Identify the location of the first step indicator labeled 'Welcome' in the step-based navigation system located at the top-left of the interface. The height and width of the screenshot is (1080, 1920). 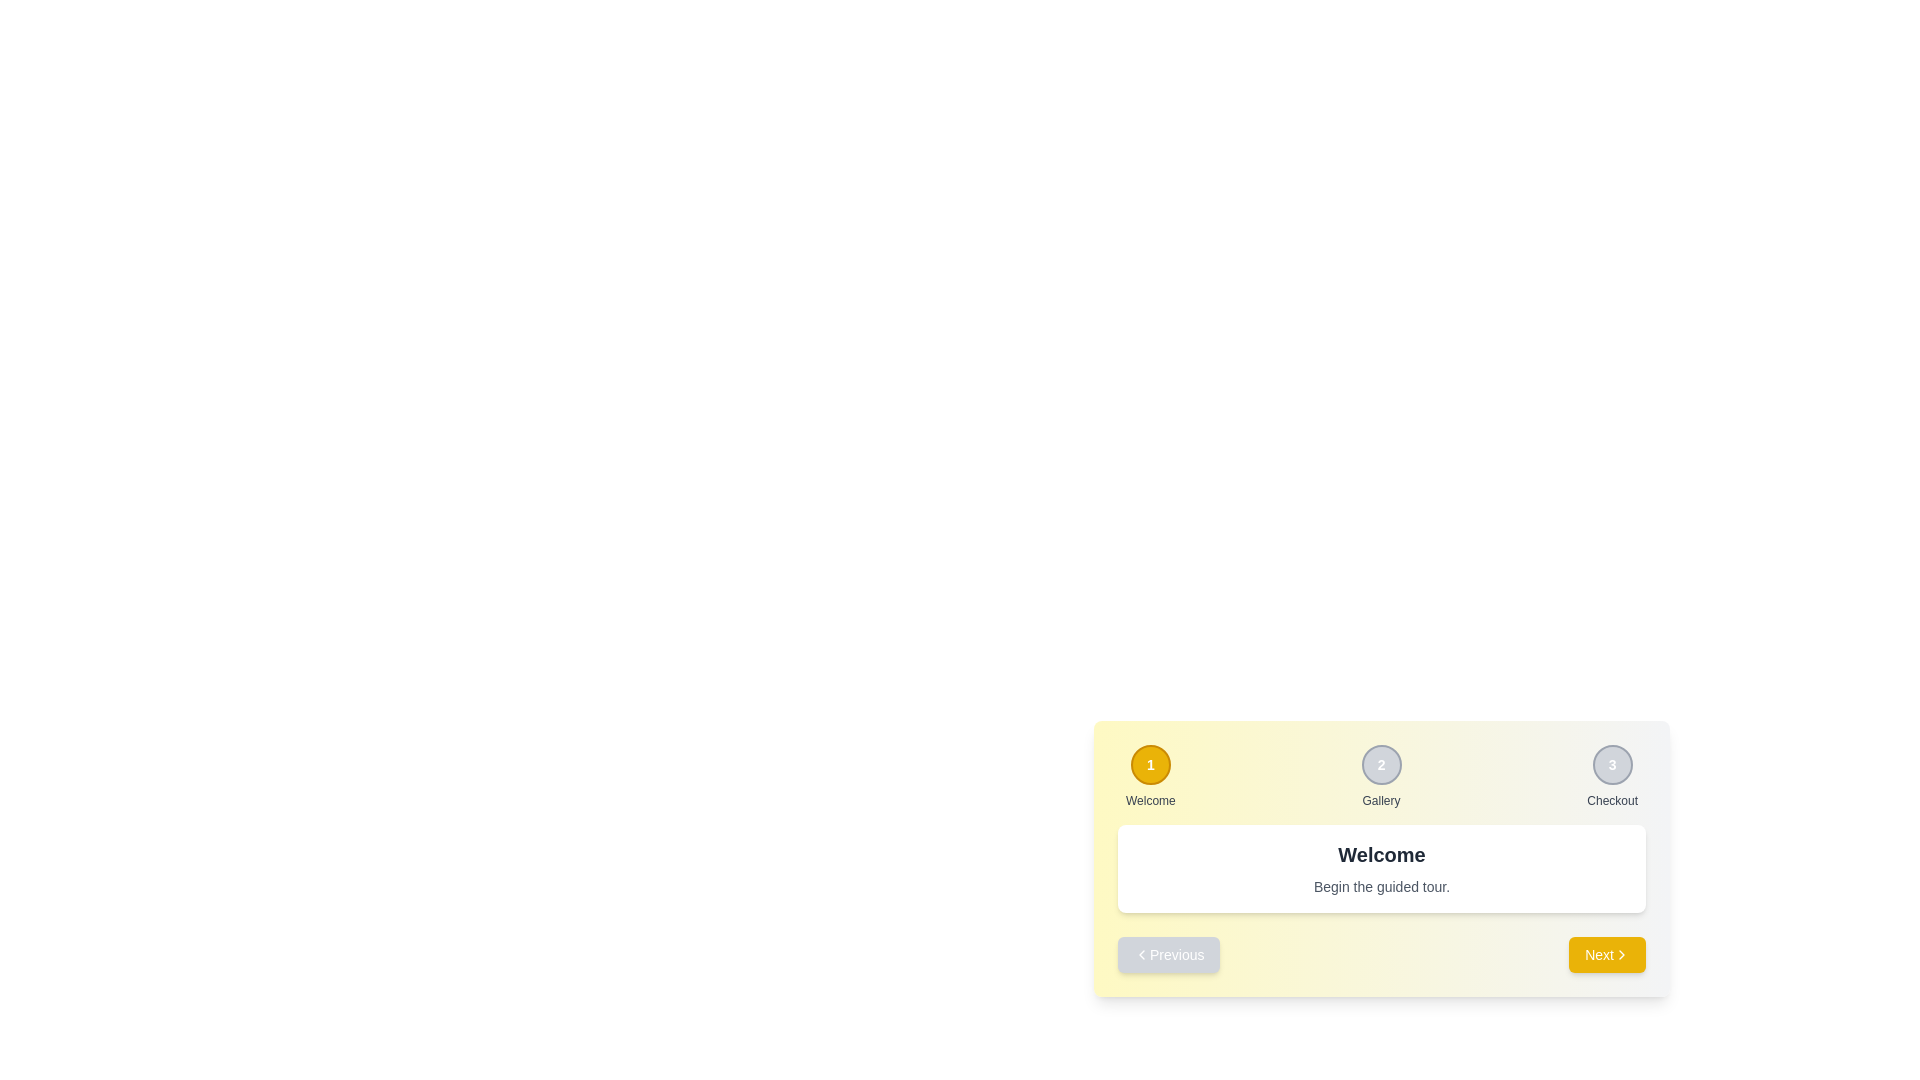
(1150, 775).